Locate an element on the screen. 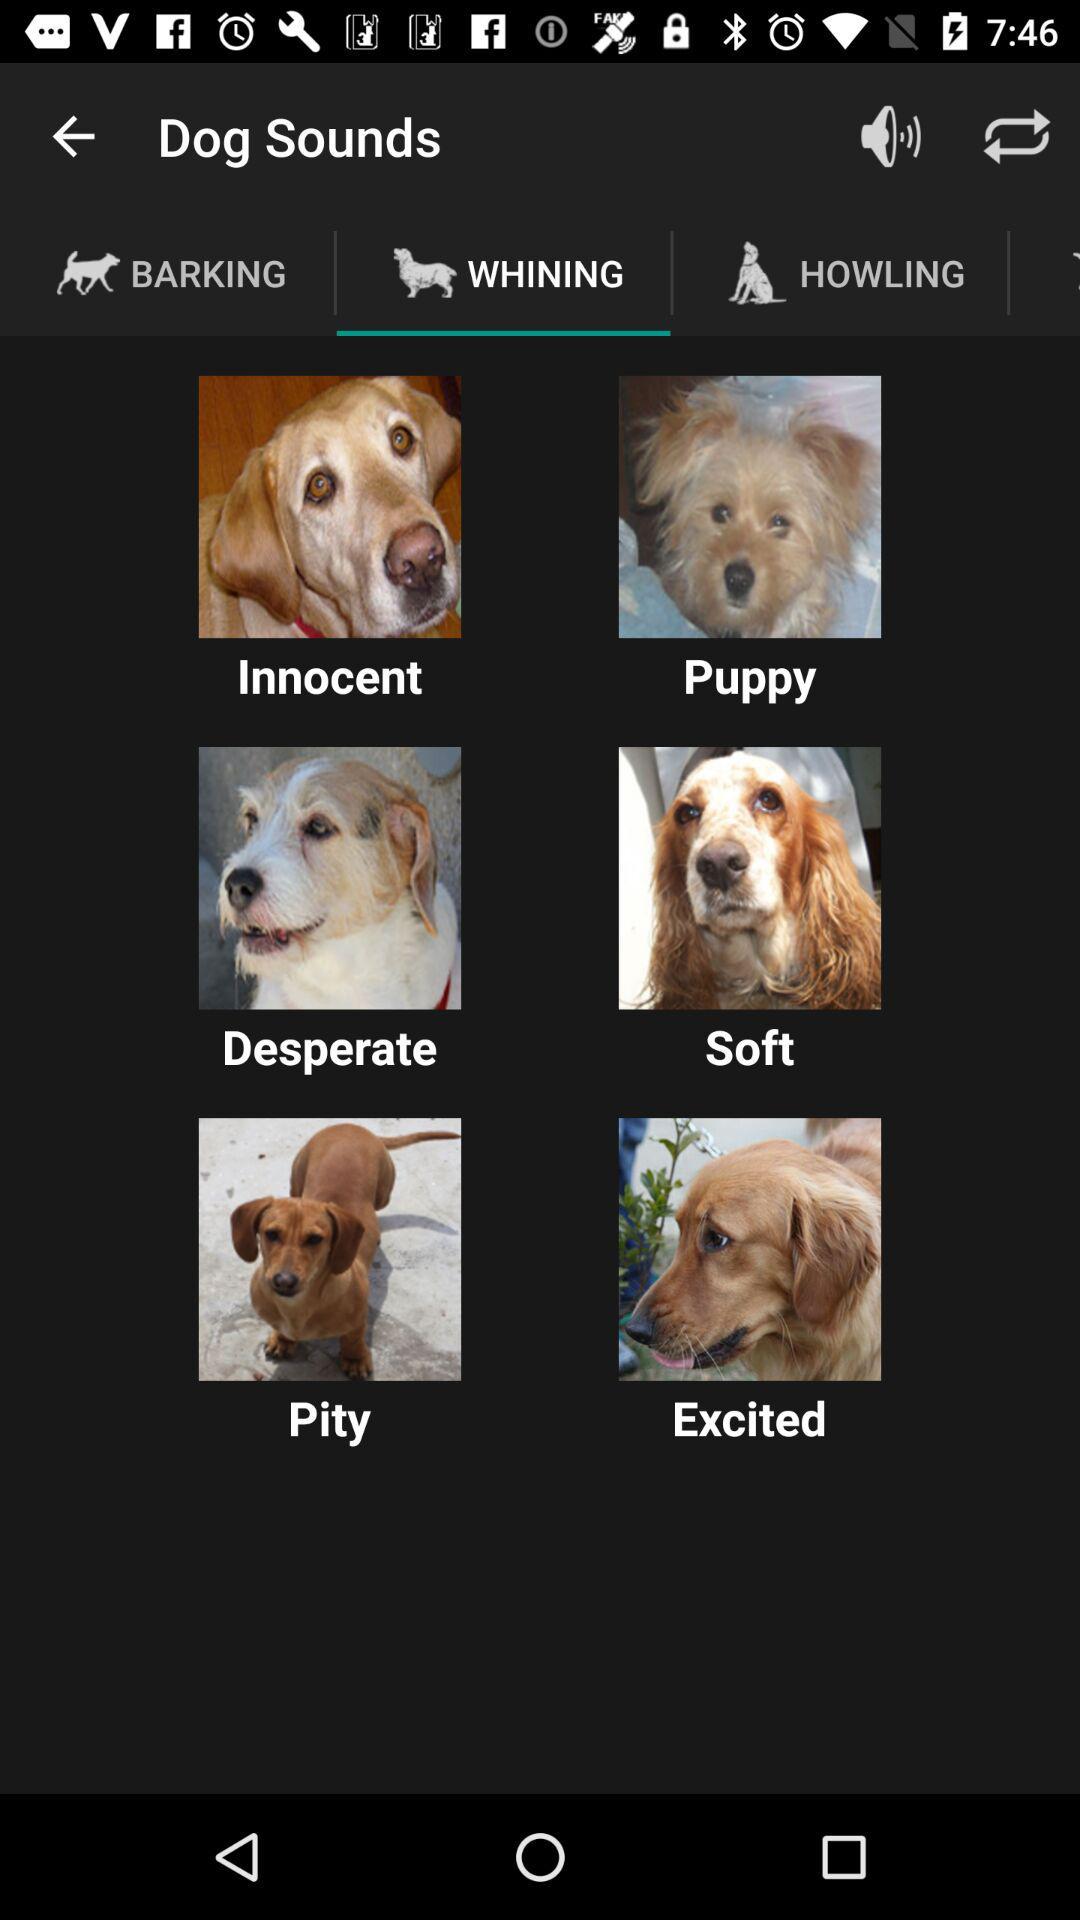 Image resolution: width=1080 pixels, height=1920 pixels. the icon above the howling icon is located at coordinates (890, 135).